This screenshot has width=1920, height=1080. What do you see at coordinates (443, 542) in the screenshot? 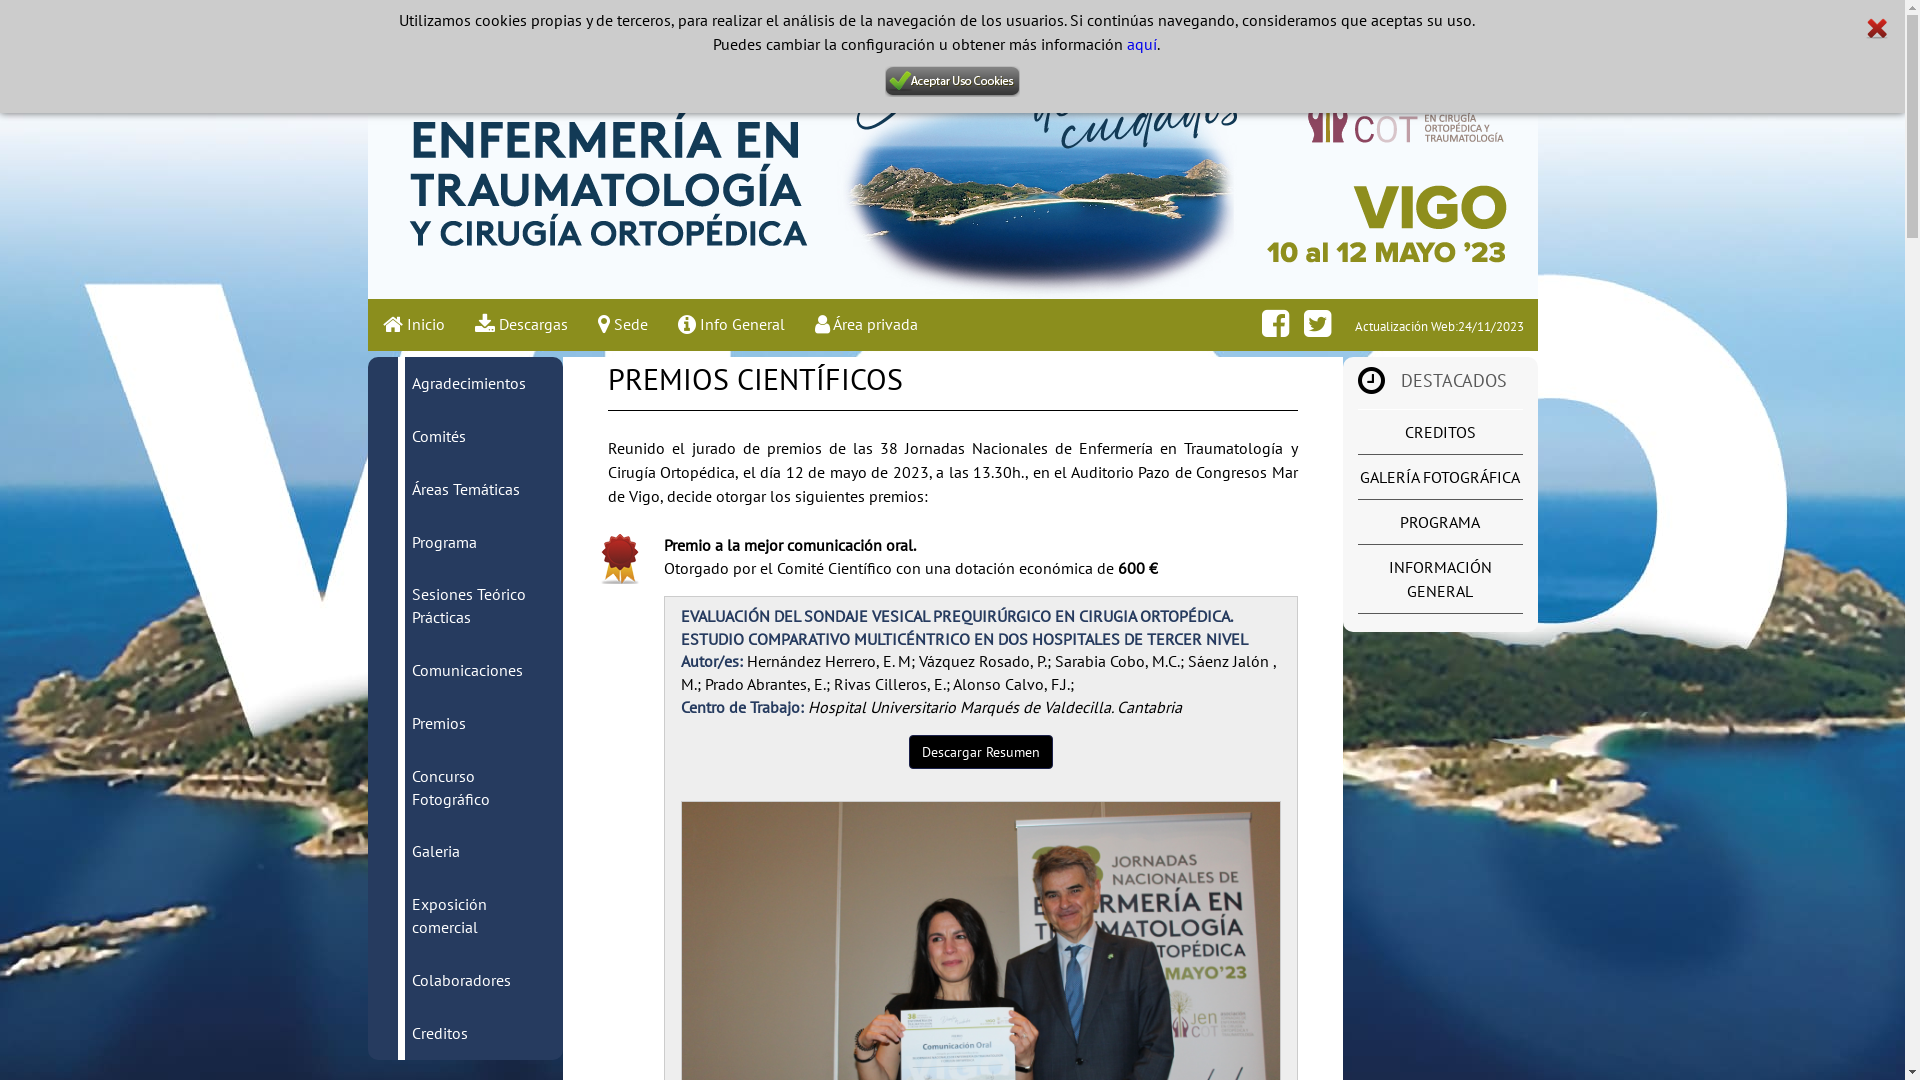
I see `'Programa'` at bounding box center [443, 542].